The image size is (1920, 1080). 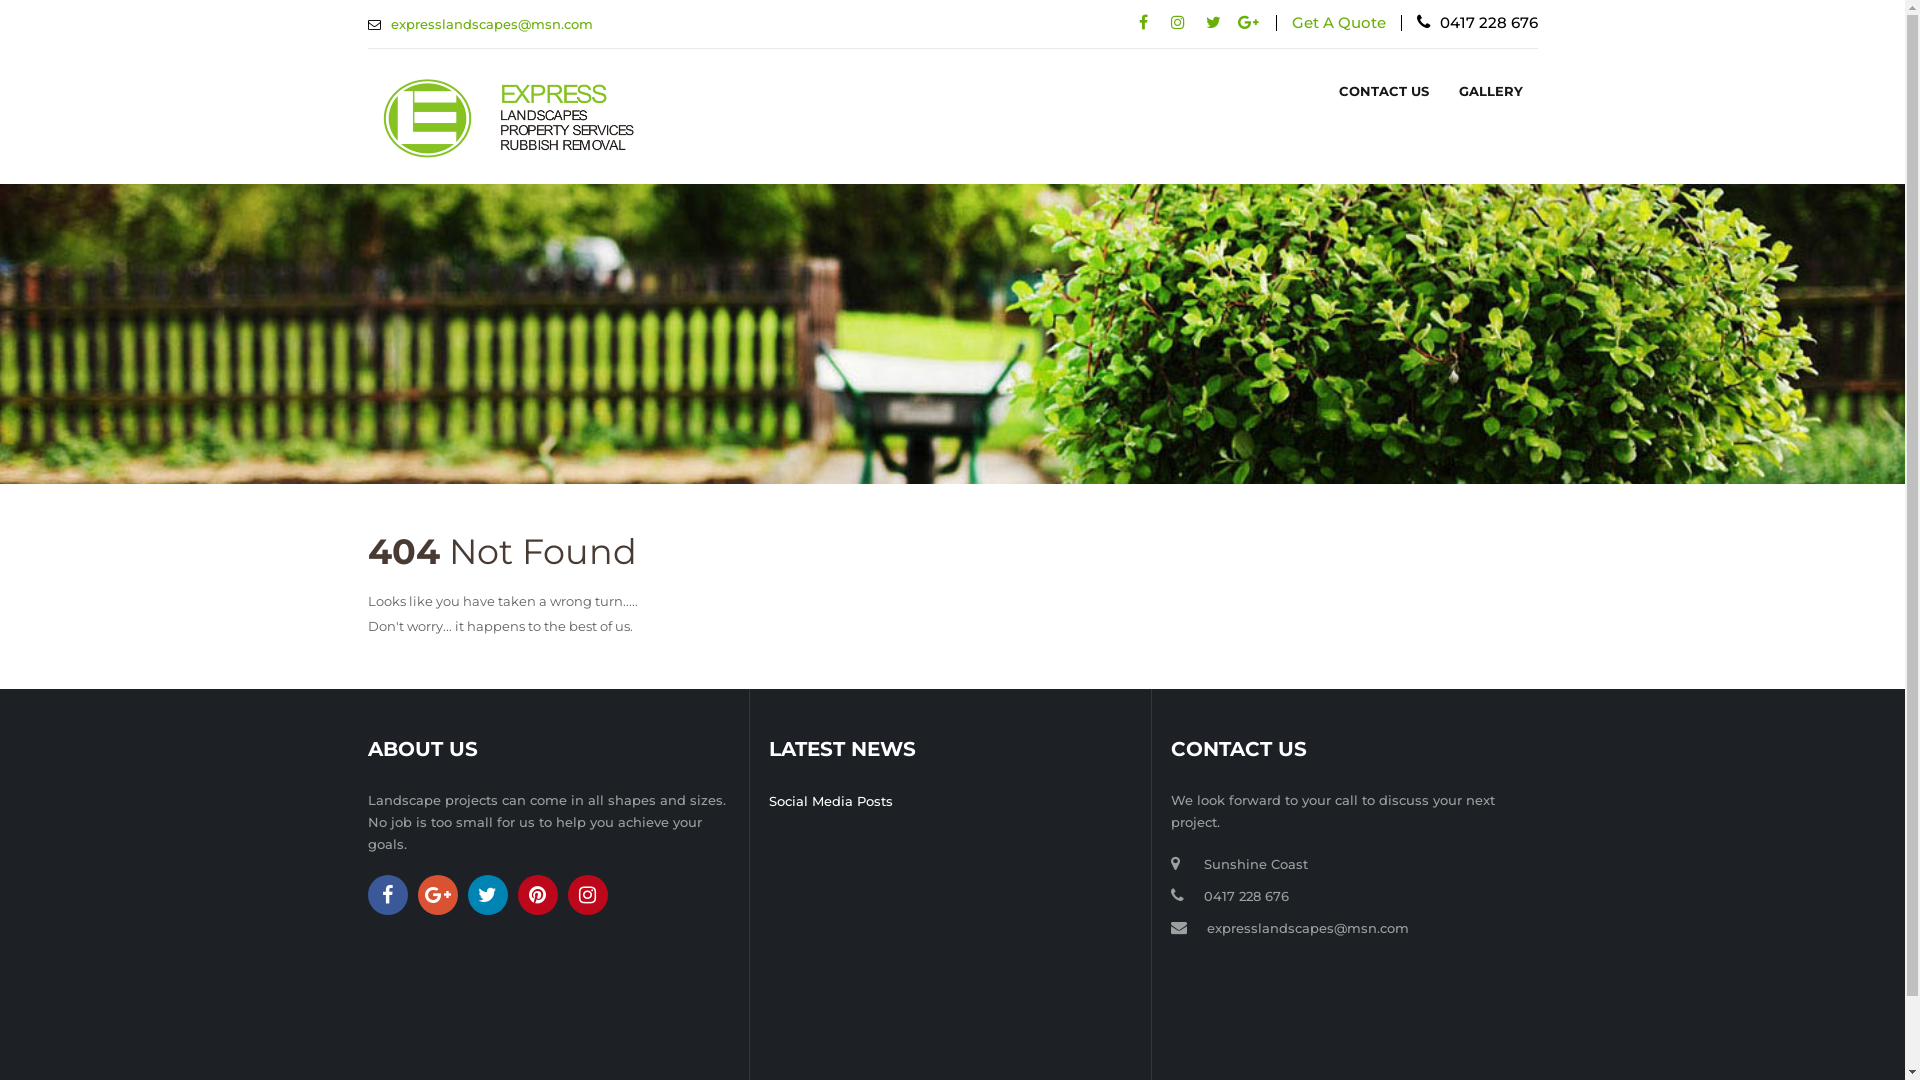 I want to click on 'Social Media Posts', so click(x=830, y=800).